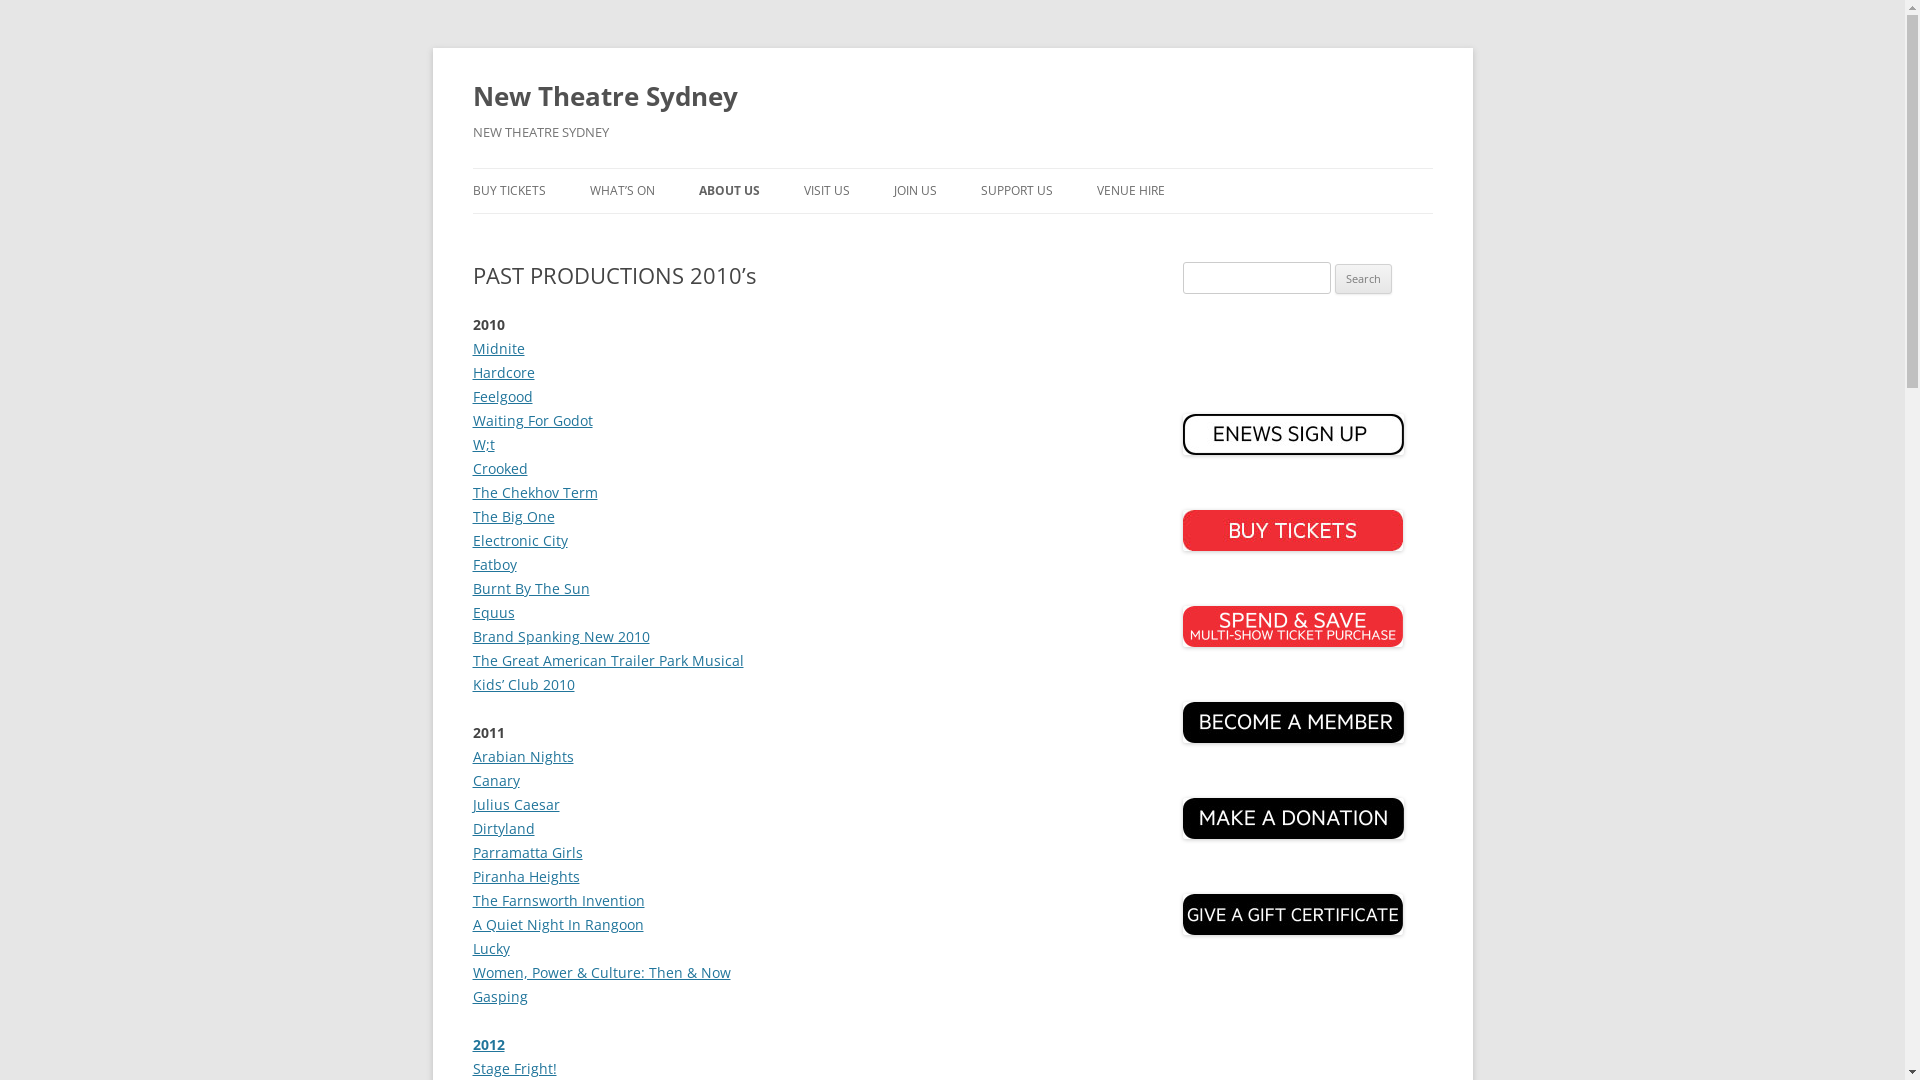 The height and width of the screenshot is (1080, 1920). Describe the element at coordinates (527, 852) in the screenshot. I see `'Parramatta Girls'` at that location.